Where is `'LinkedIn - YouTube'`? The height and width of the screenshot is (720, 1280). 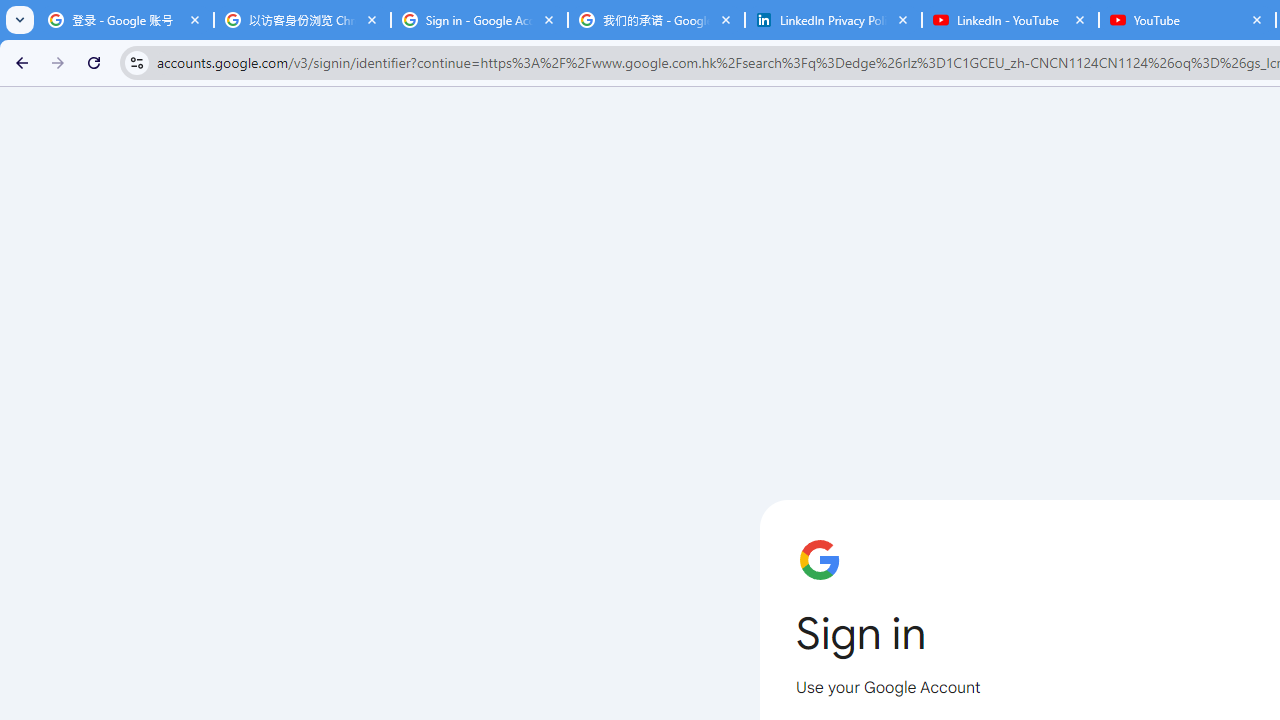
'LinkedIn - YouTube' is located at coordinates (1010, 20).